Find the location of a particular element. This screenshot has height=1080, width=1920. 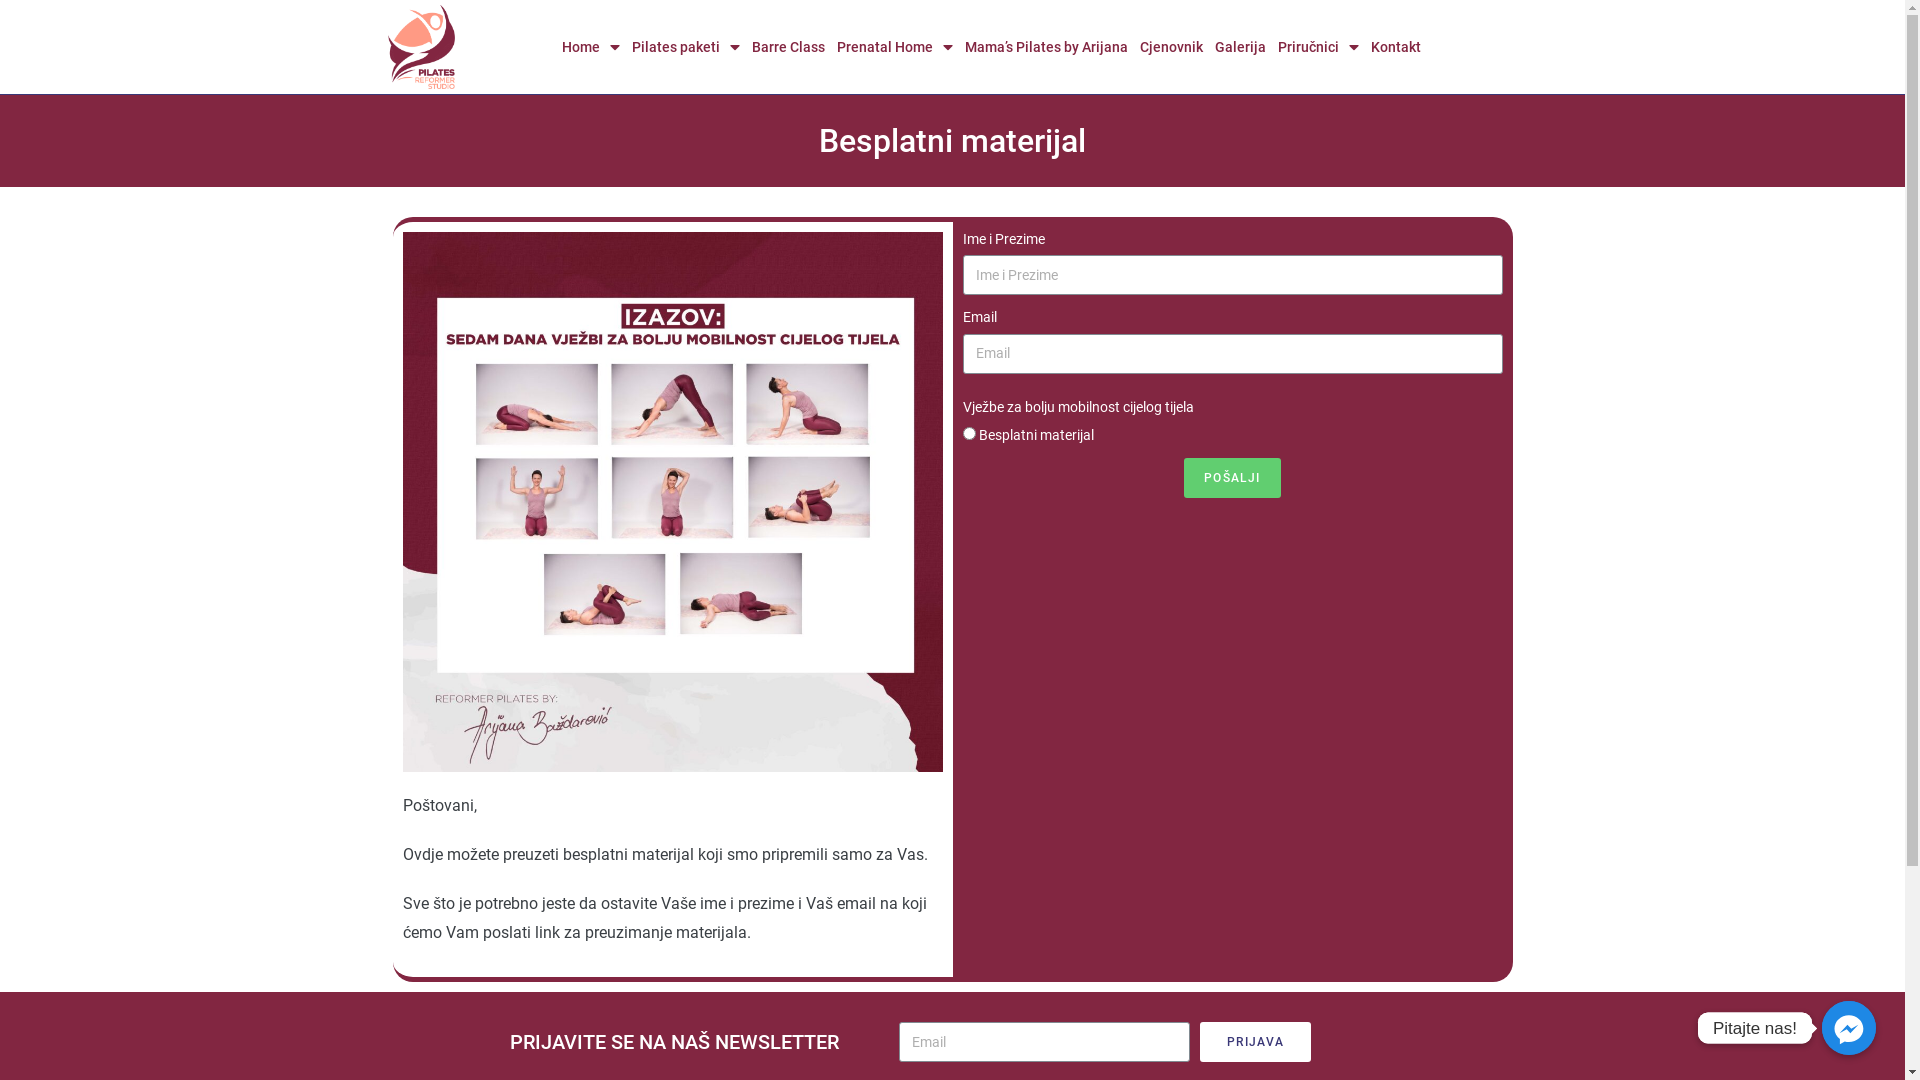

'Kontakt' is located at coordinates (1395, 45).